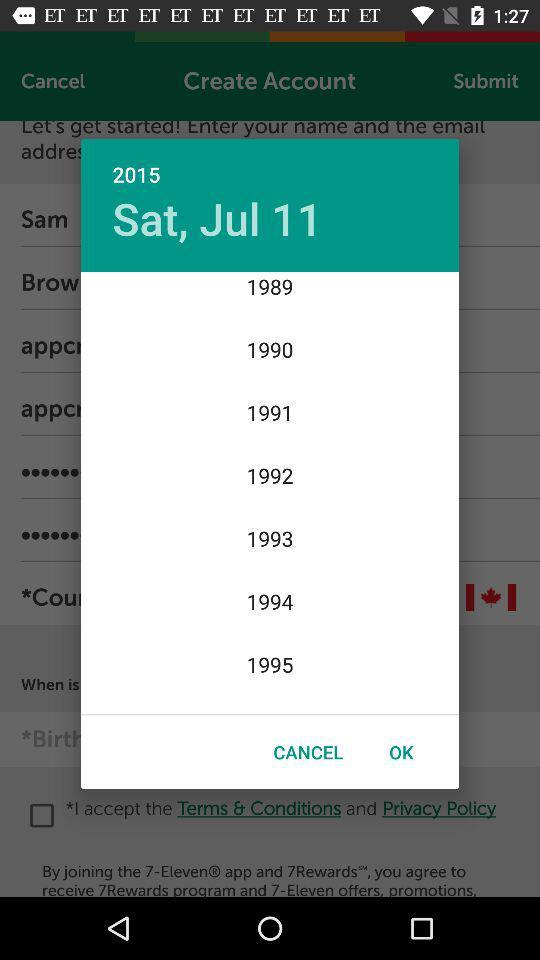 This screenshot has width=540, height=960. What do you see at coordinates (401, 751) in the screenshot?
I see `ok icon` at bounding box center [401, 751].